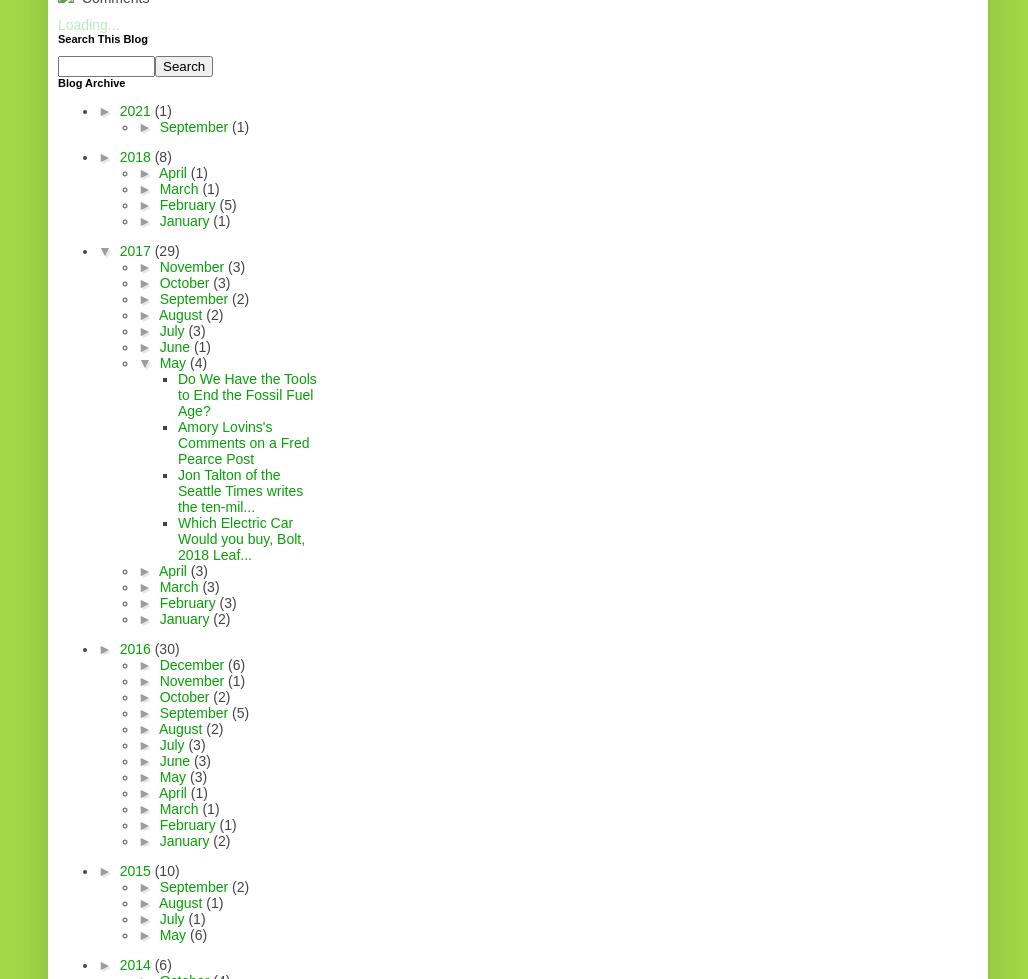  What do you see at coordinates (196, 363) in the screenshot?
I see `'(4)'` at bounding box center [196, 363].